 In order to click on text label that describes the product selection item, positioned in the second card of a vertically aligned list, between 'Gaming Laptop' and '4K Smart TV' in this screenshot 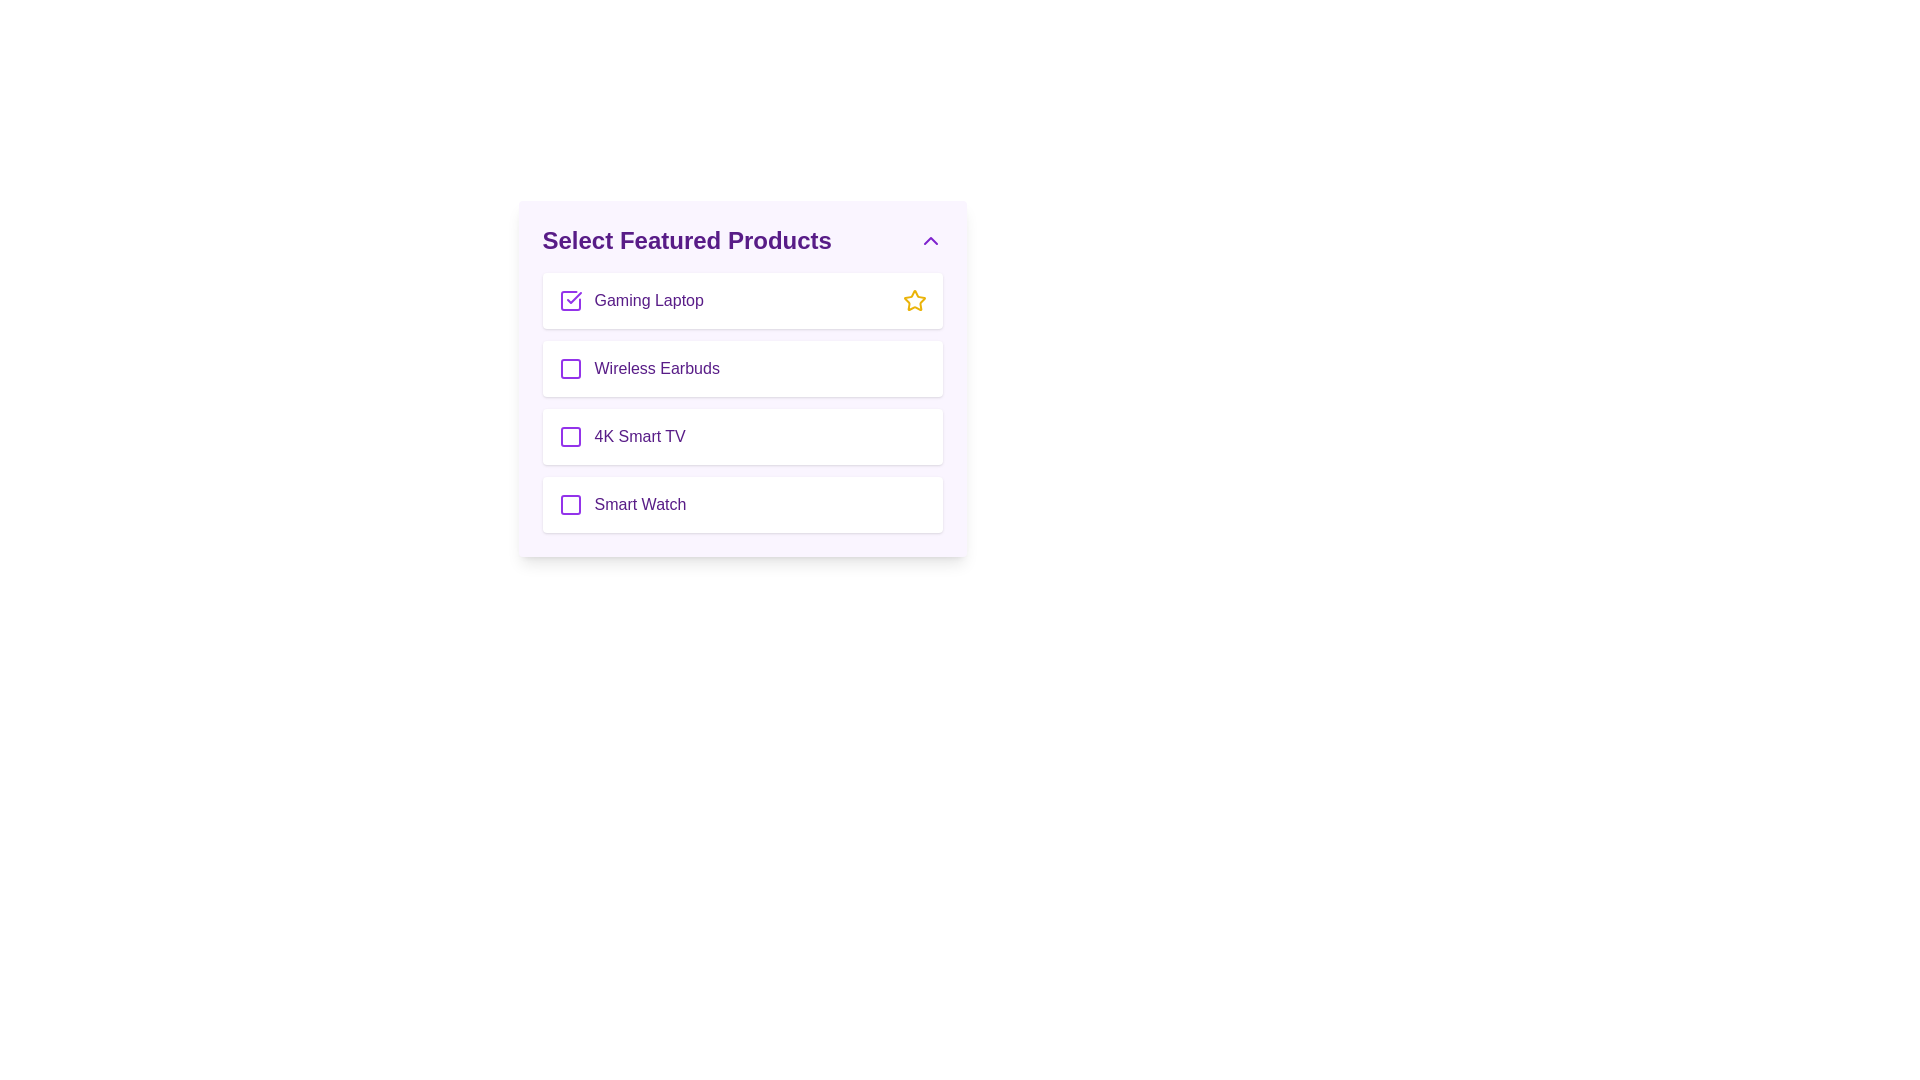, I will do `click(657, 369)`.